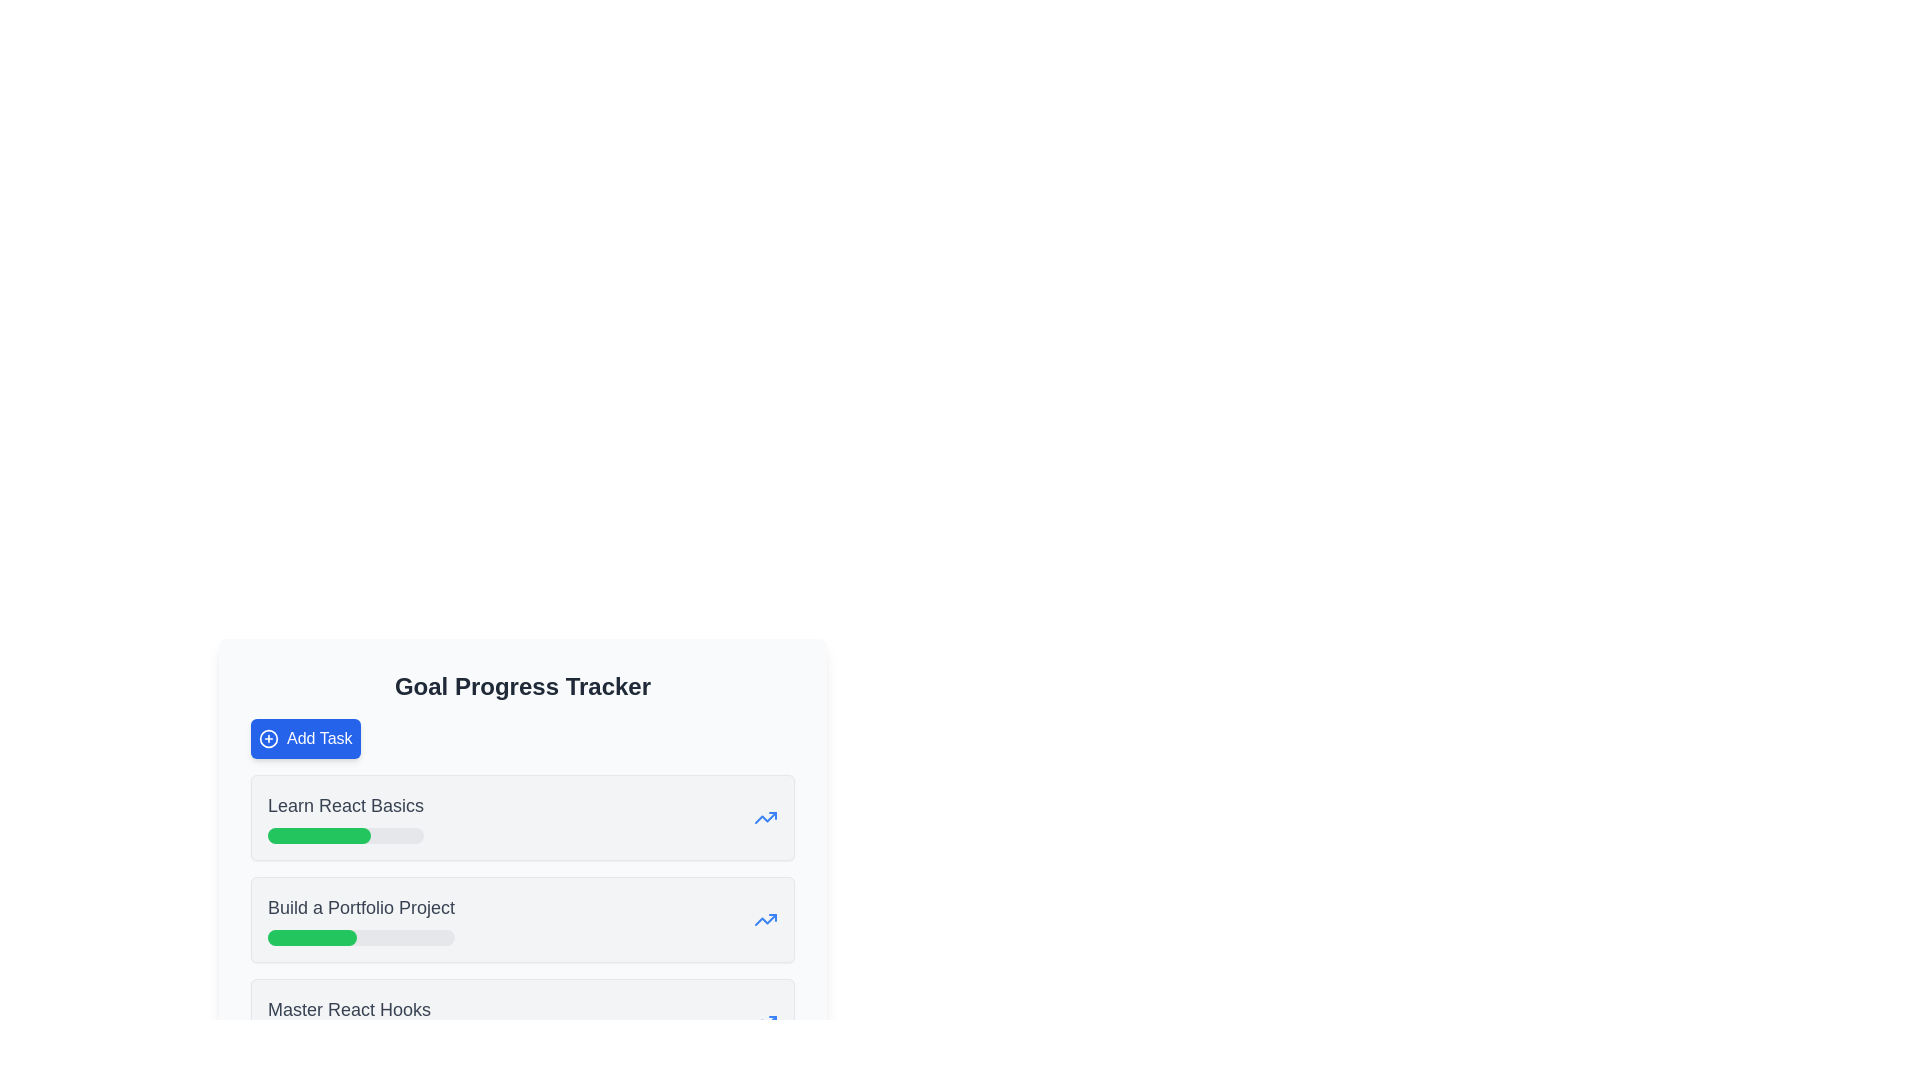 The height and width of the screenshot is (1080, 1920). What do you see at coordinates (765, 817) in the screenshot?
I see `the left component of the SVG arrow icon representing upward progression, located next to the 'Build a Portfolio Project' text in the progress tracker interface` at bounding box center [765, 817].